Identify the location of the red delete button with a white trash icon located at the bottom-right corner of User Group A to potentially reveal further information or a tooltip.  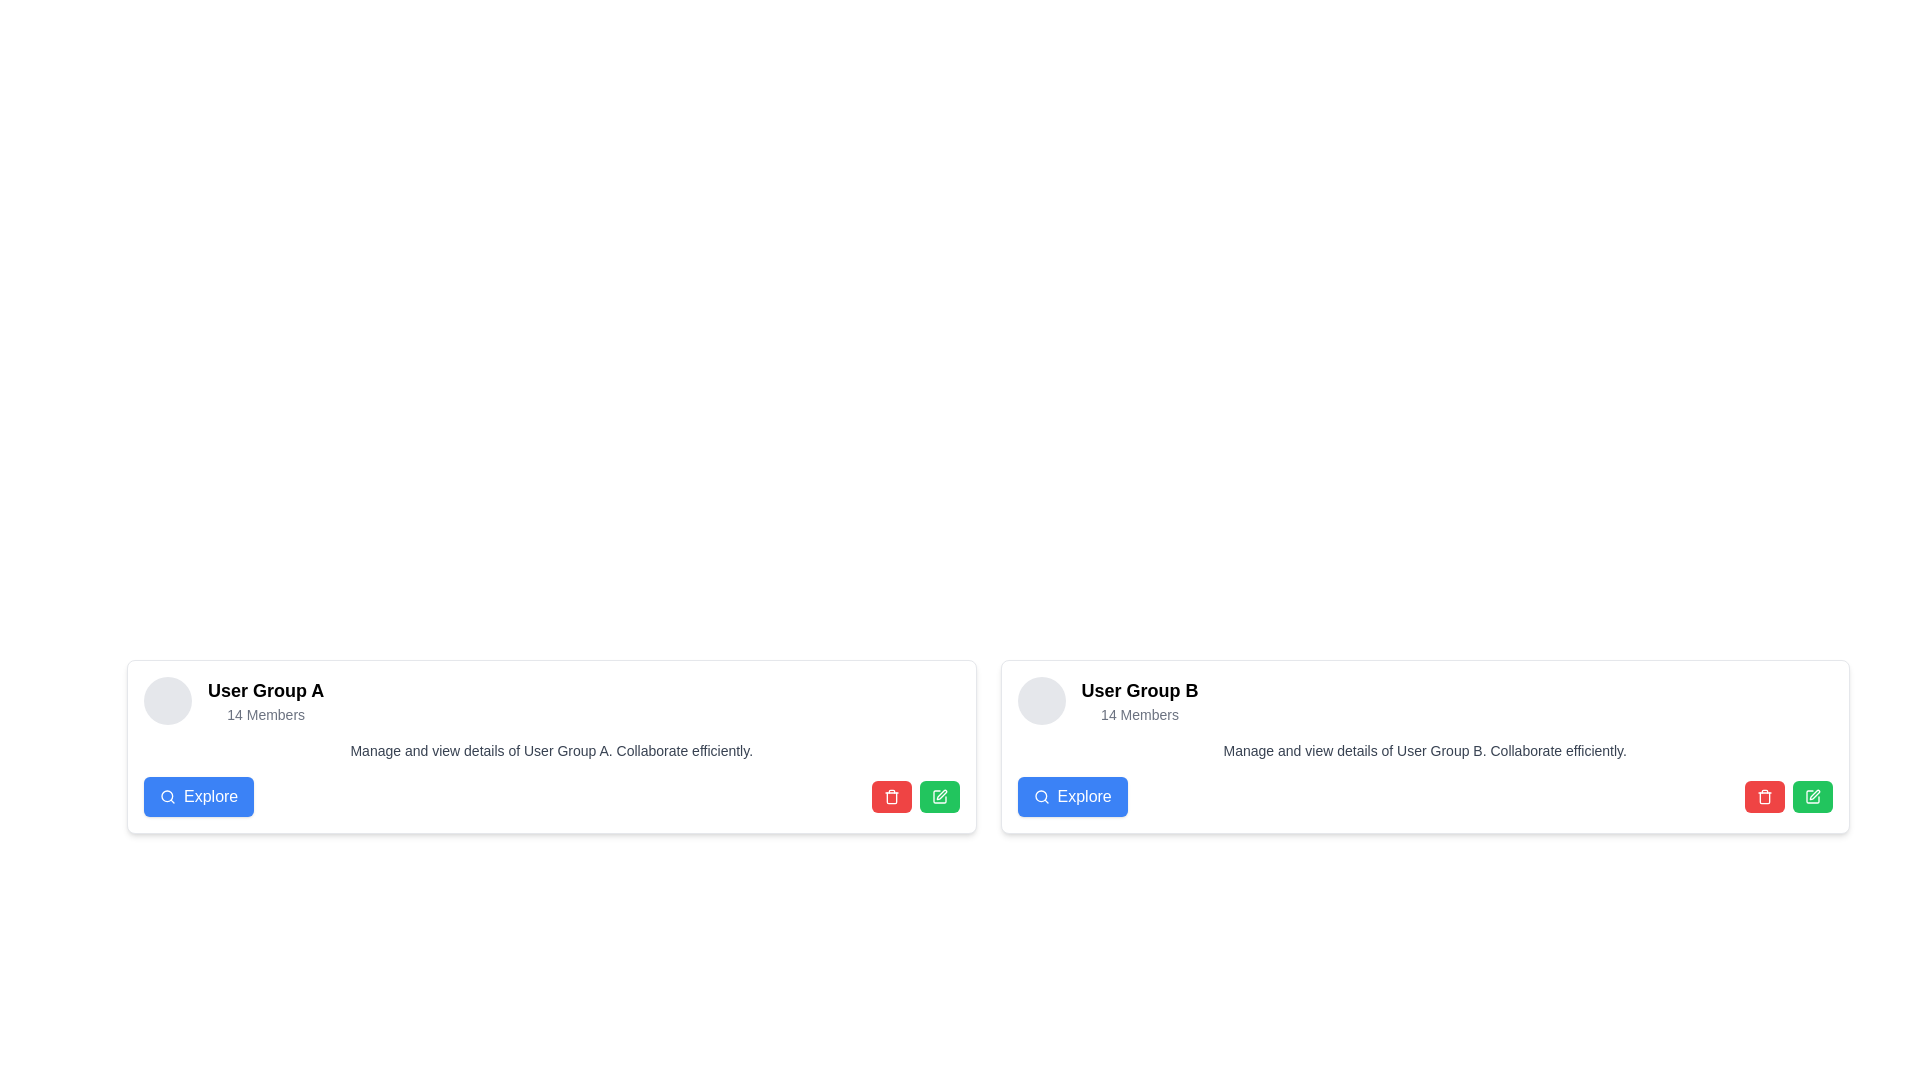
(890, 796).